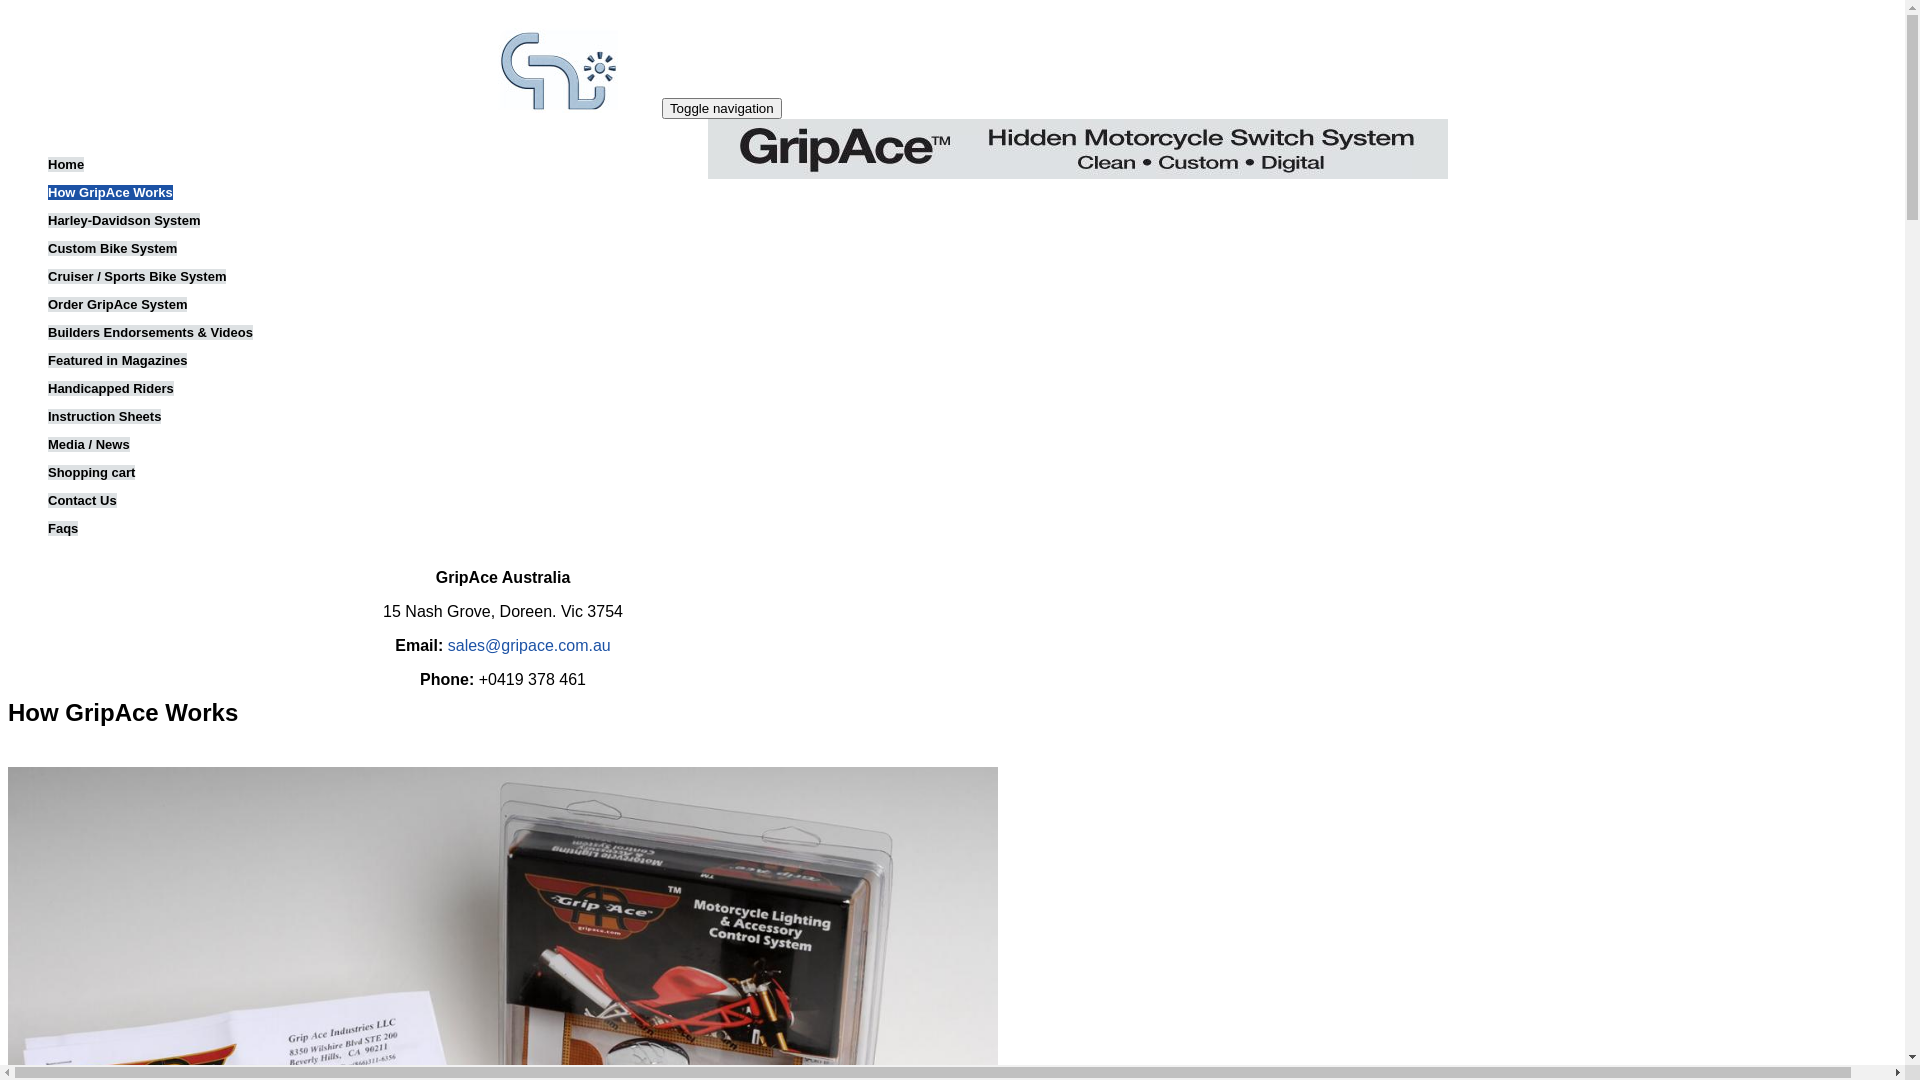  Describe the element at coordinates (90, 472) in the screenshot. I see `'Shopping cart'` at that location.